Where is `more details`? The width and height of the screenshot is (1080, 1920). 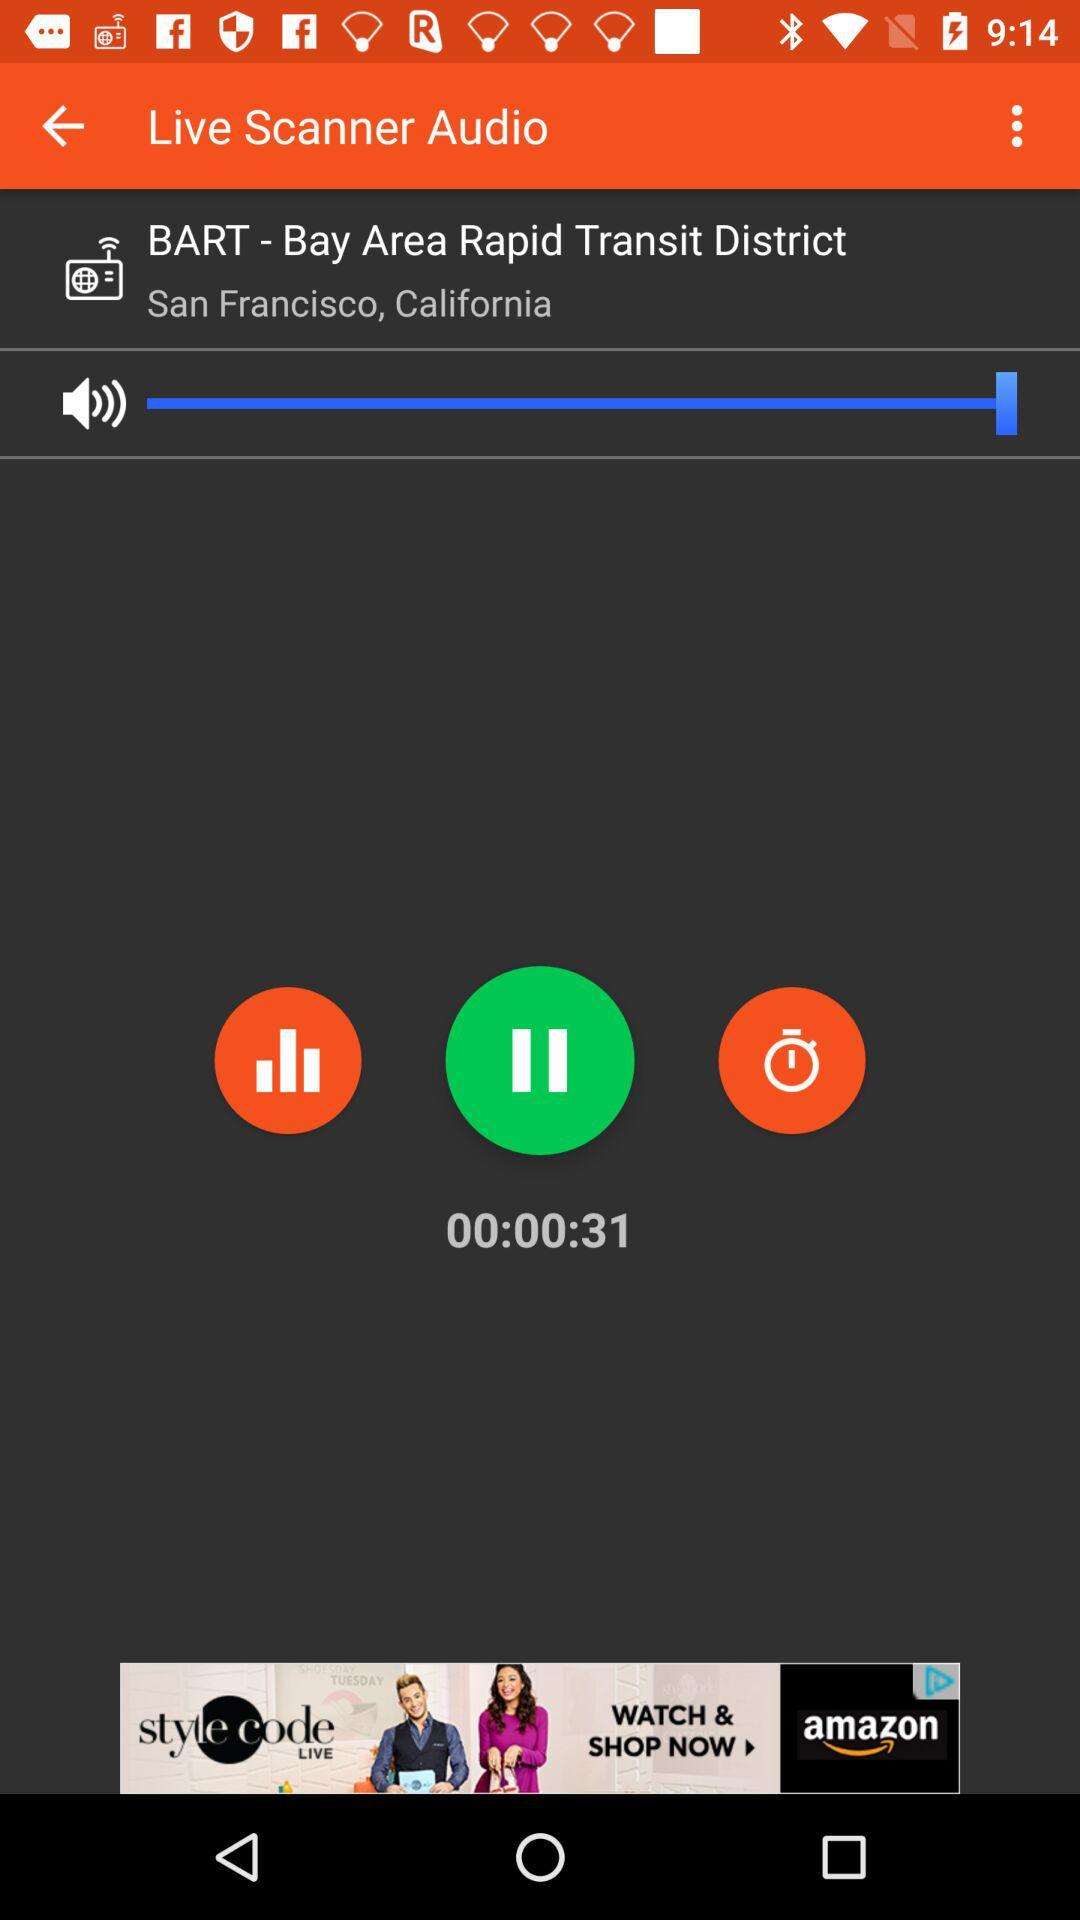 more details is located at coordinates (1017, 124).